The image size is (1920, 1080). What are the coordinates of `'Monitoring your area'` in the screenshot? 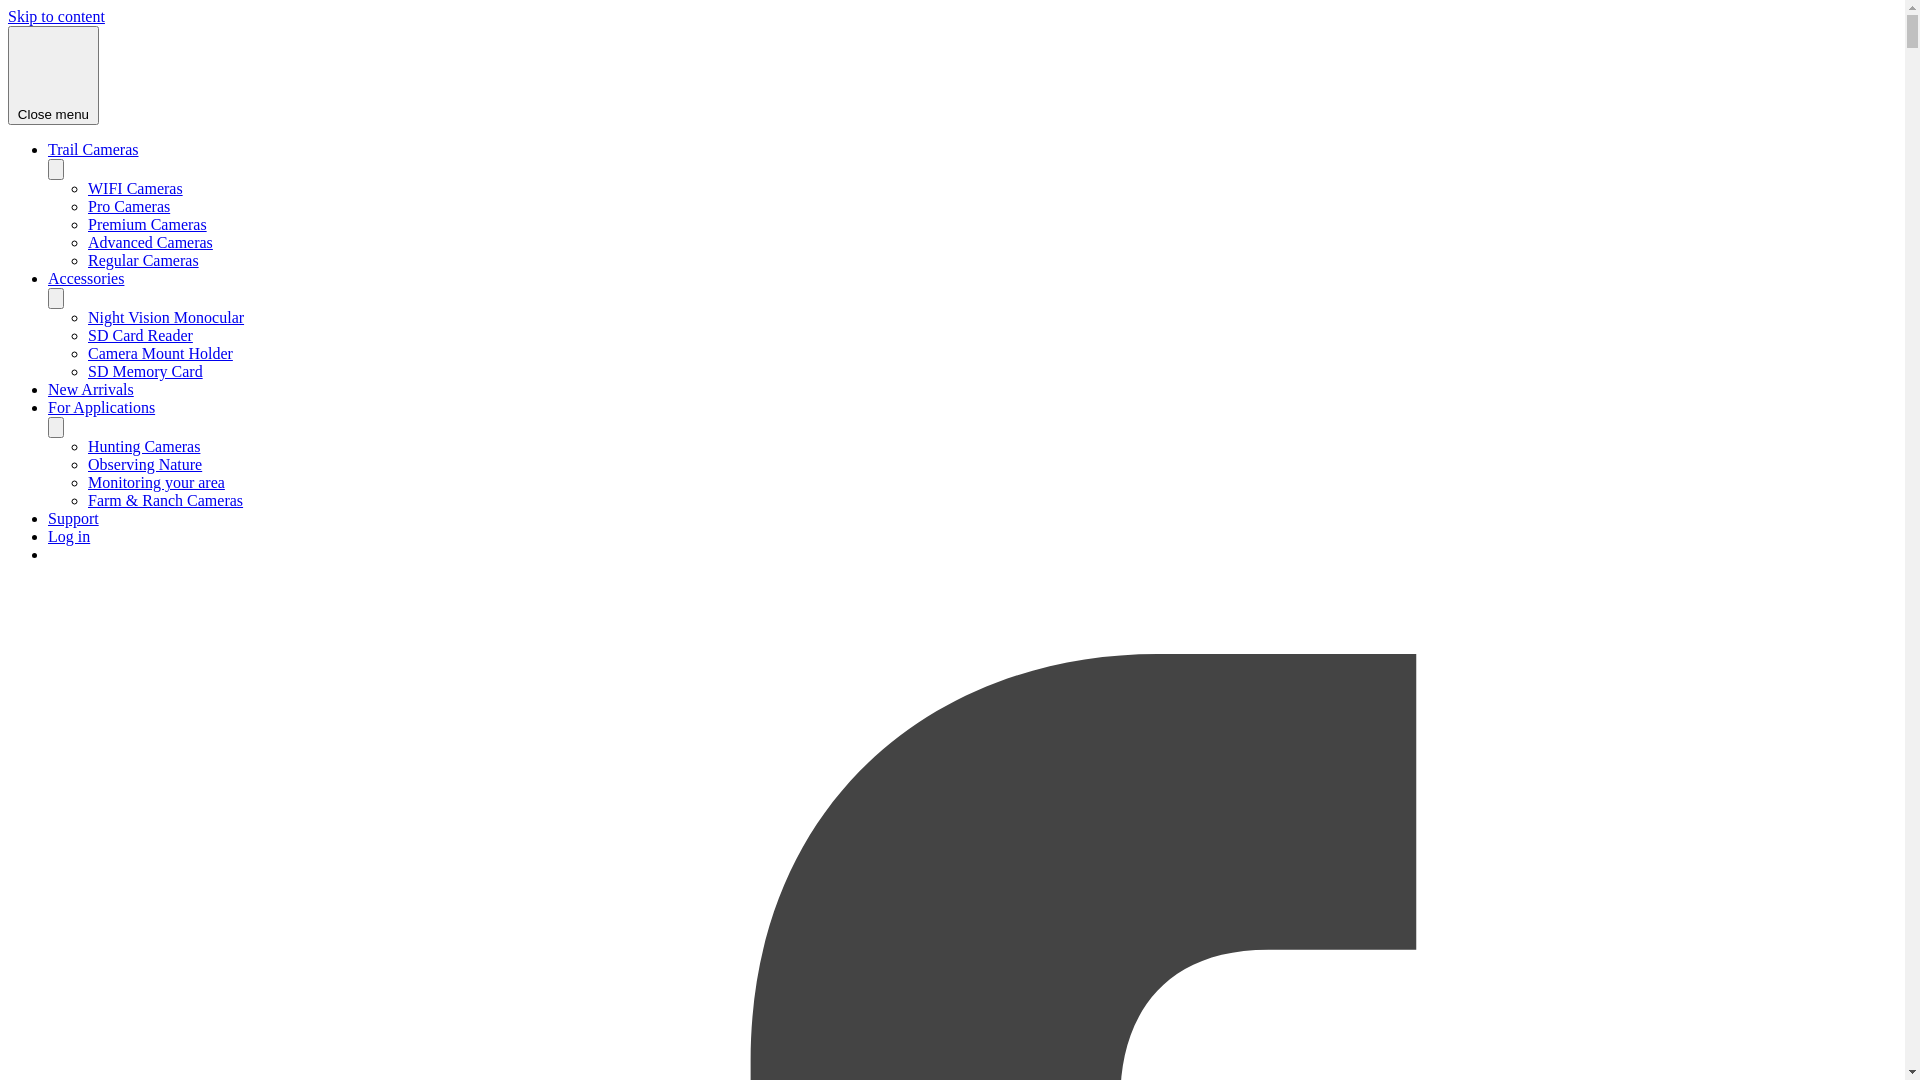 It's located at (155, 482).